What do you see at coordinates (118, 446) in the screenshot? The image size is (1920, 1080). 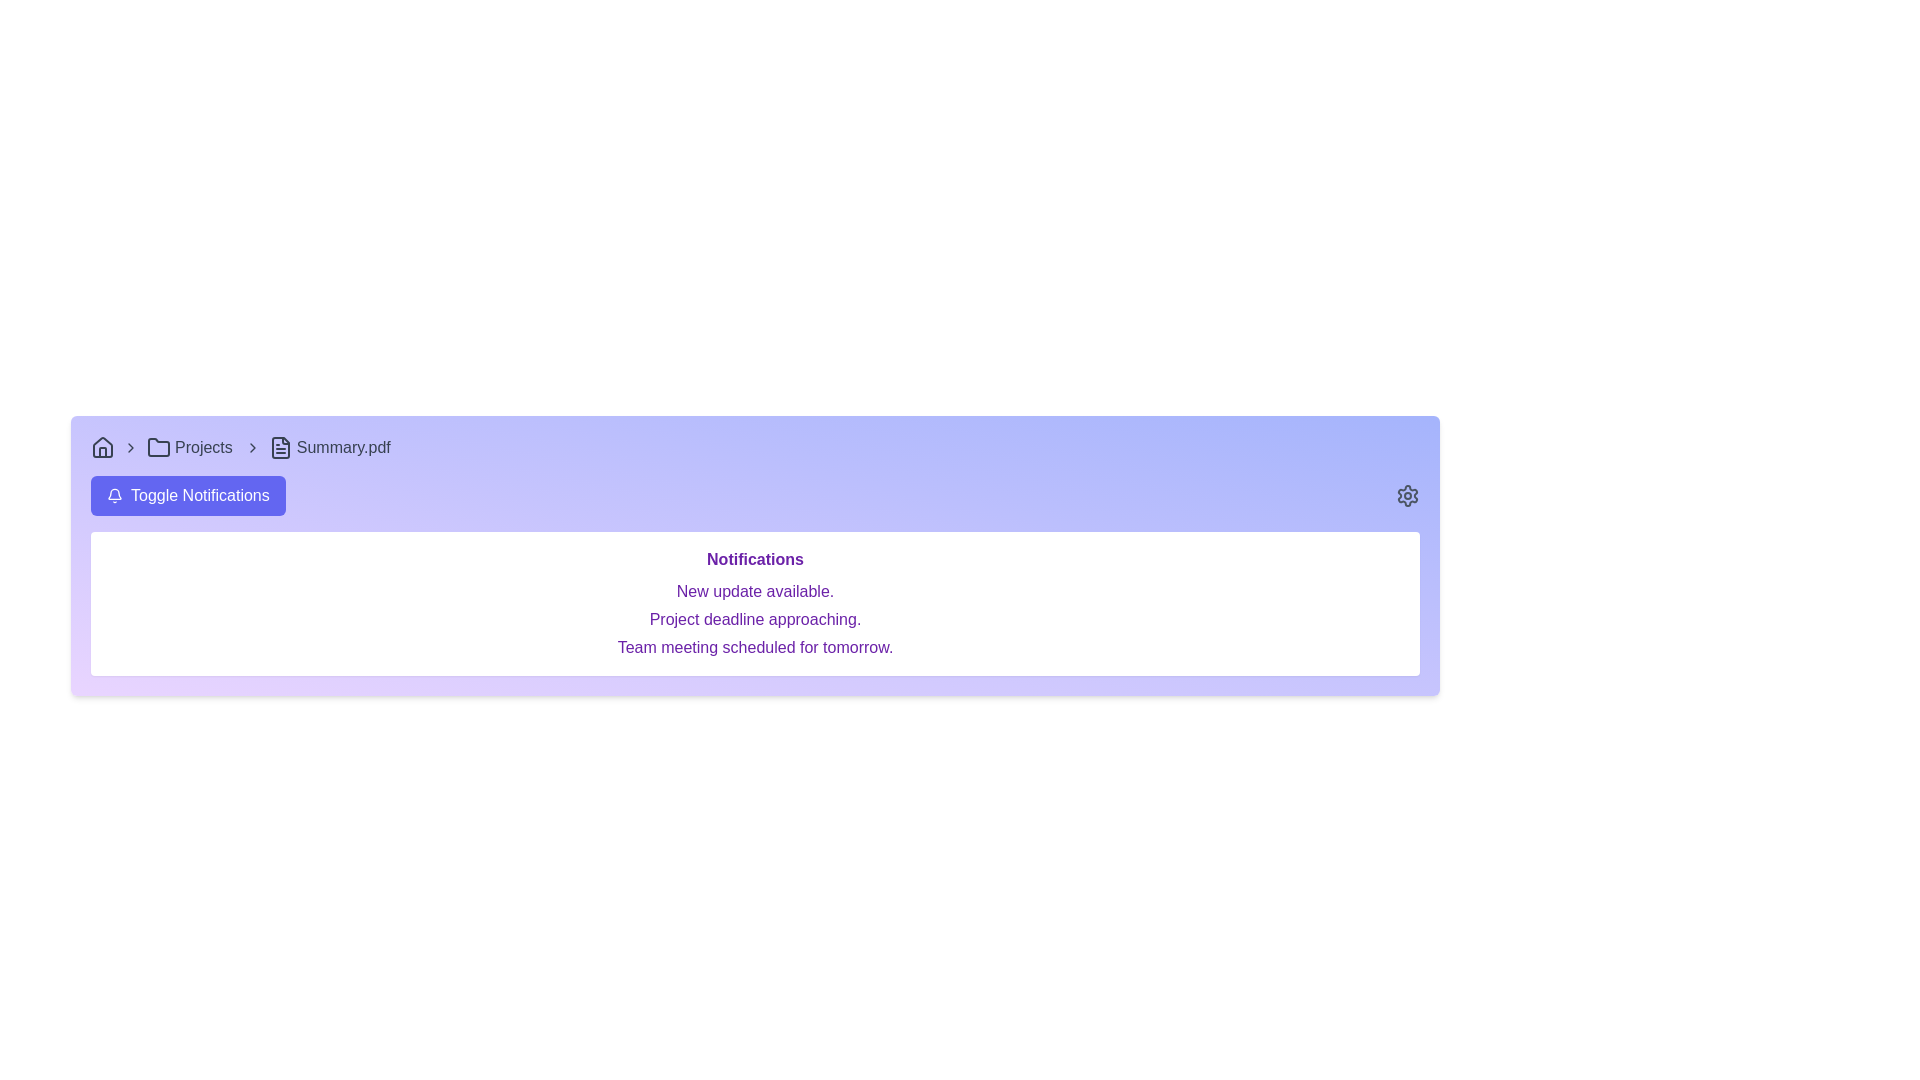 I see `the 'home' button in the breadcrumb navigation bar` at bounding box center [118, 446].